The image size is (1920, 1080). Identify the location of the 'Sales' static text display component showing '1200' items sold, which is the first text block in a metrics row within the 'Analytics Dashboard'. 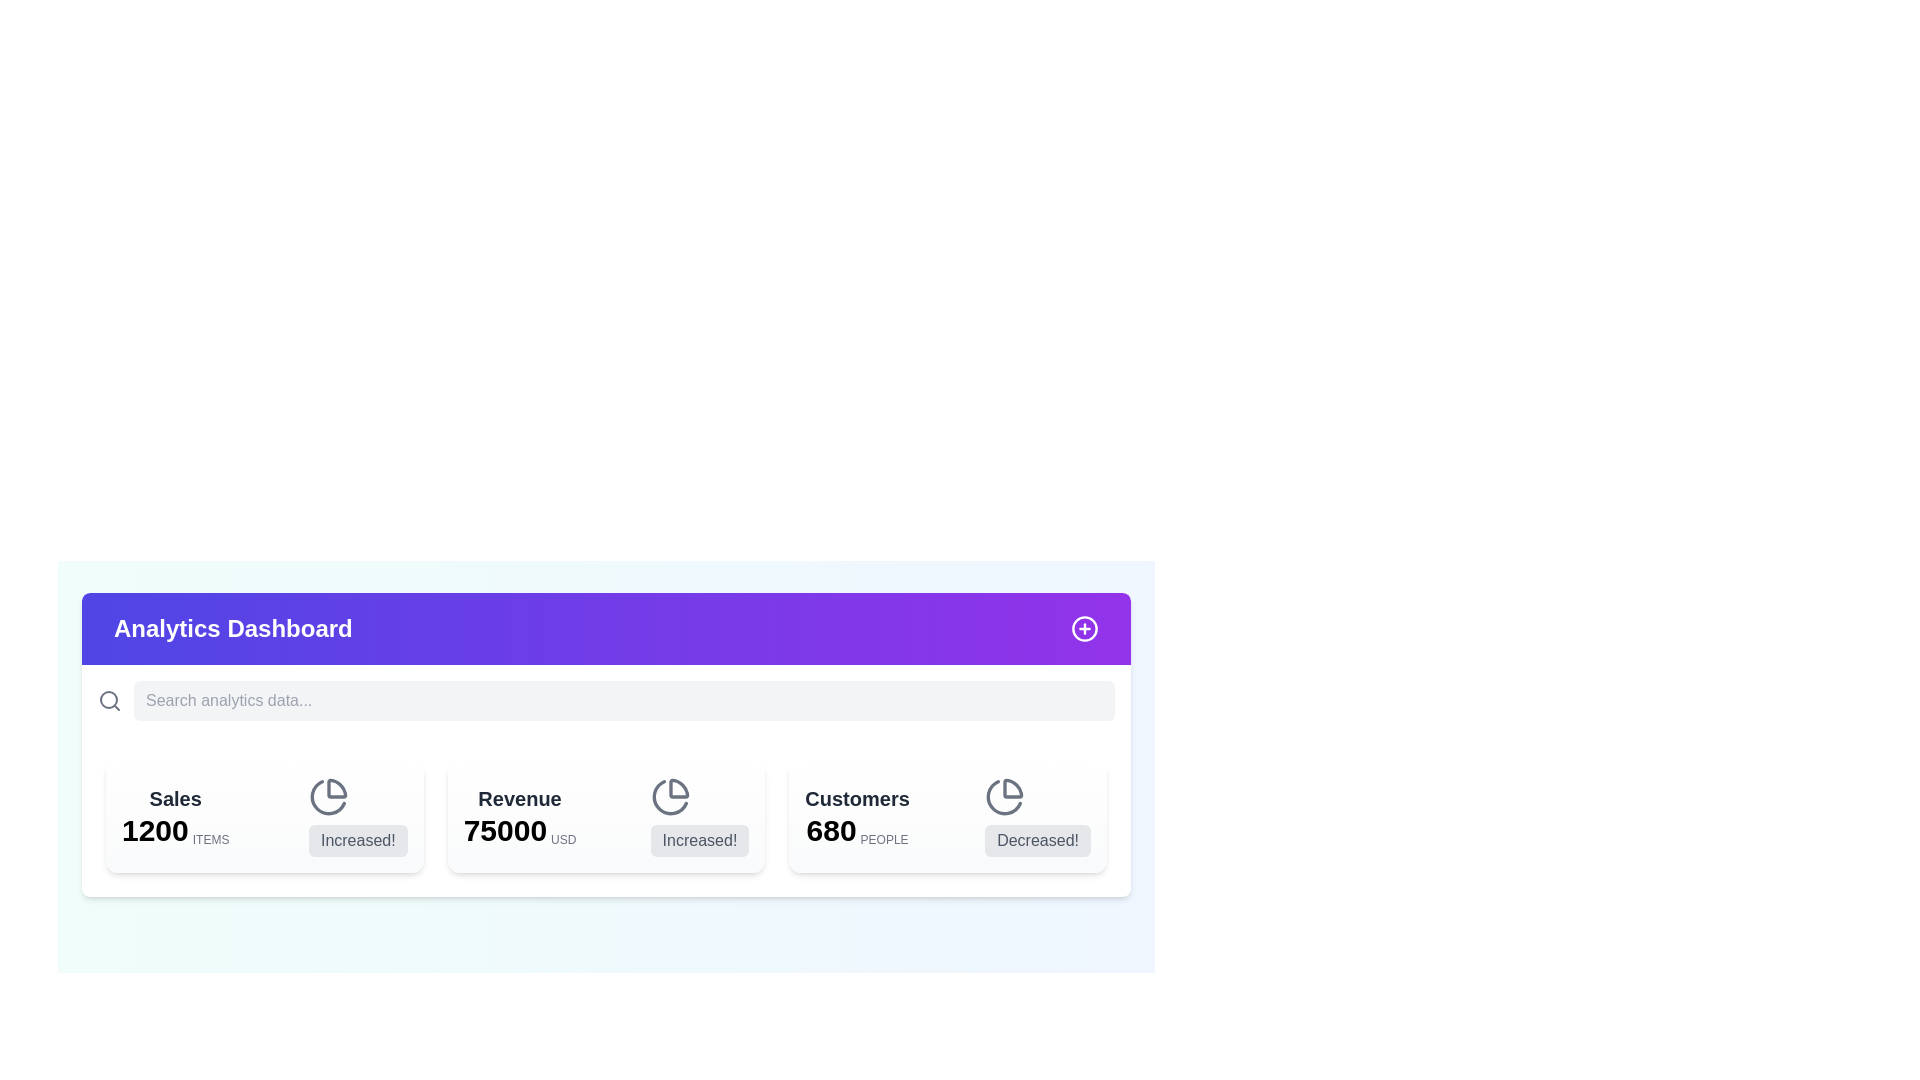
(175, 817).